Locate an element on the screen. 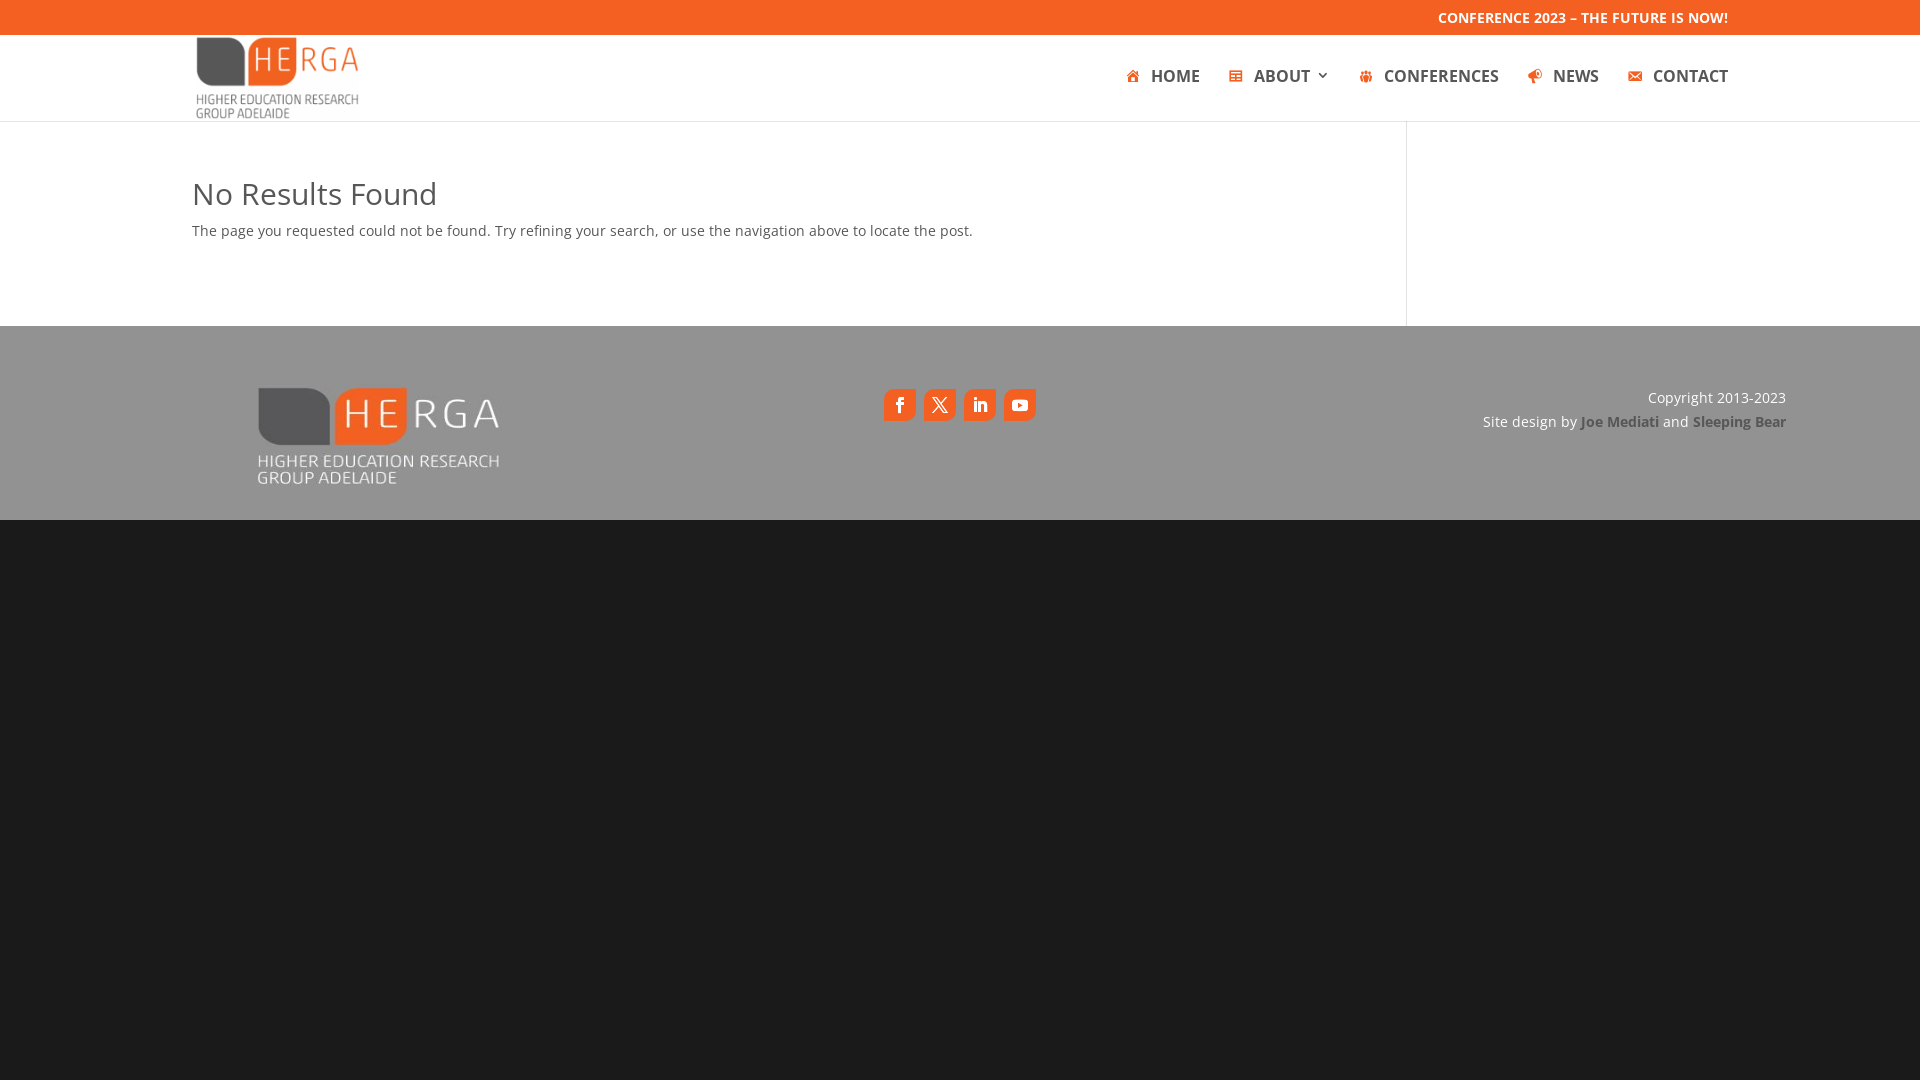 This screenshot has width=1920, height=1080. 'Follow on Youtube' is located at coordinates (1019, 405).